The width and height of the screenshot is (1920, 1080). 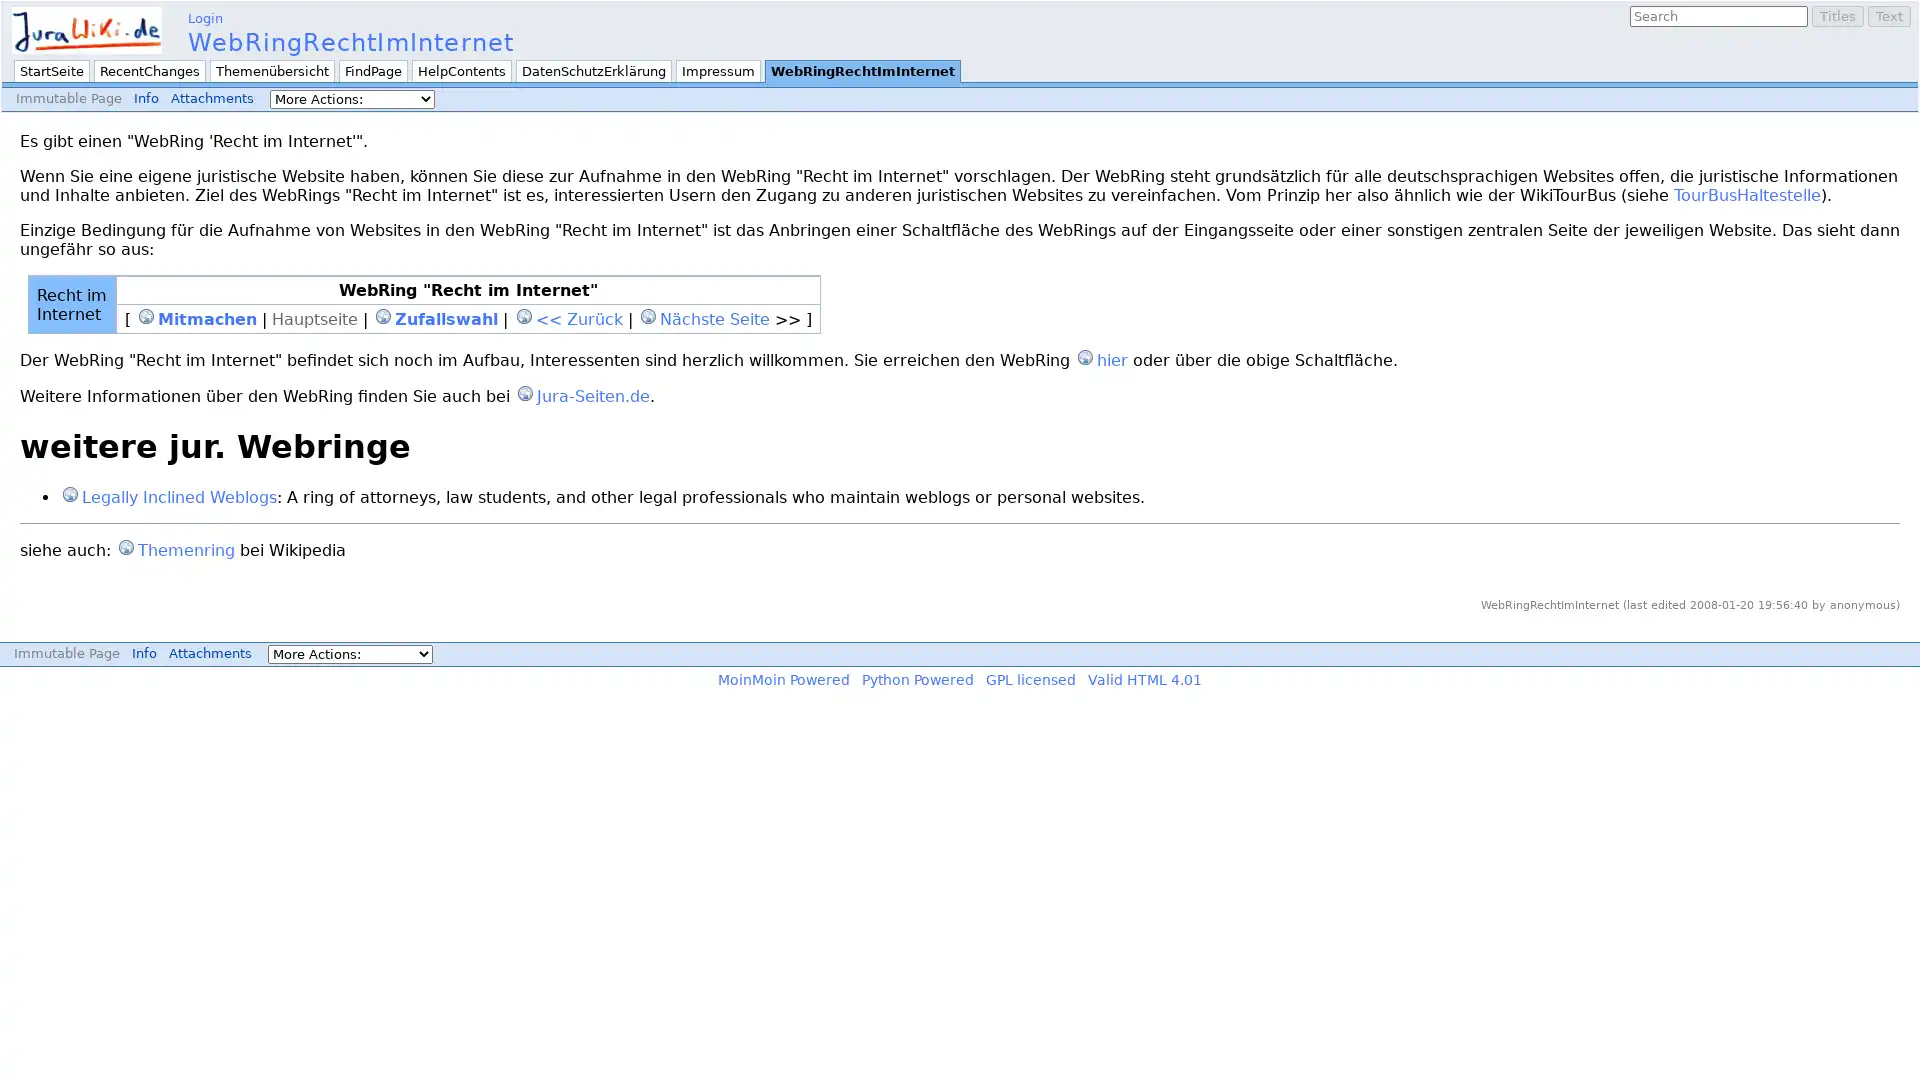 I want to click on Titles, so click(x=1838, y=16).